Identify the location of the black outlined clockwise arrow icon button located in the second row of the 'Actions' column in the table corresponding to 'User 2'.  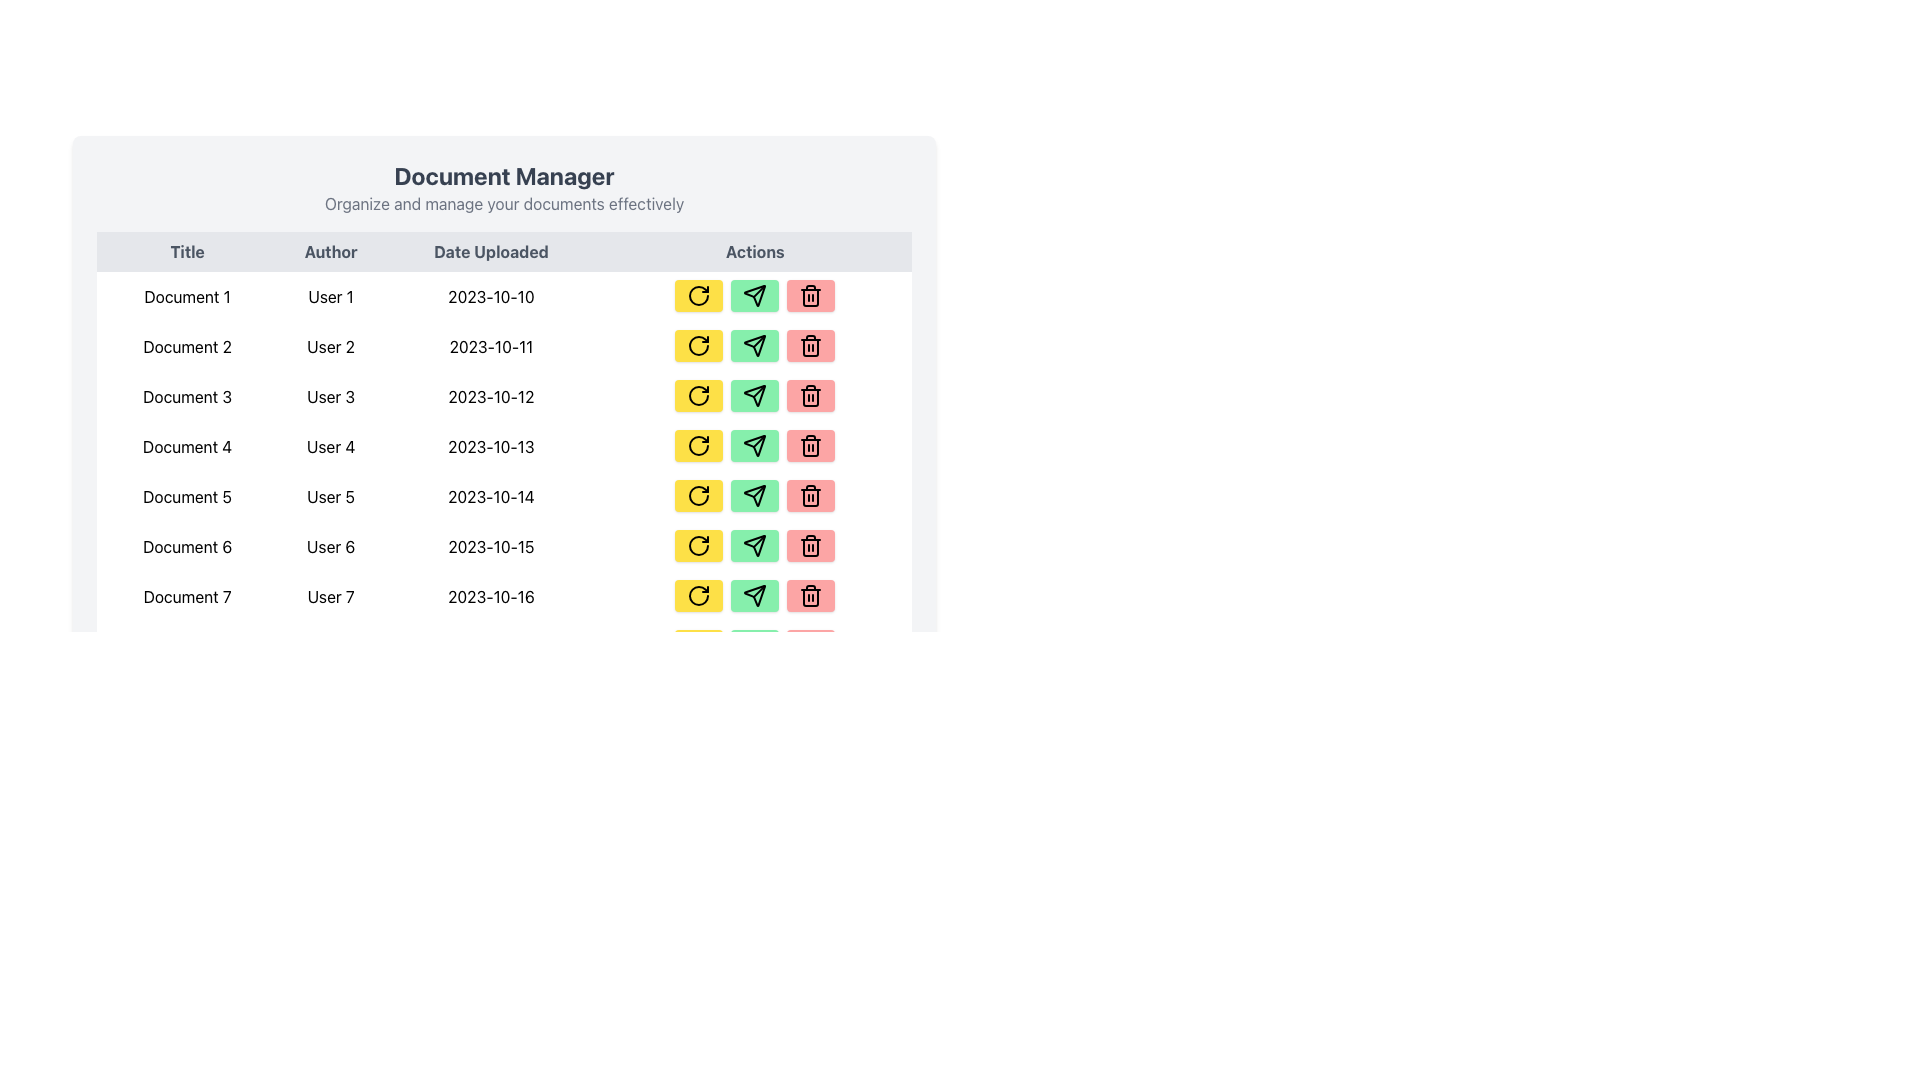
(699, 345).